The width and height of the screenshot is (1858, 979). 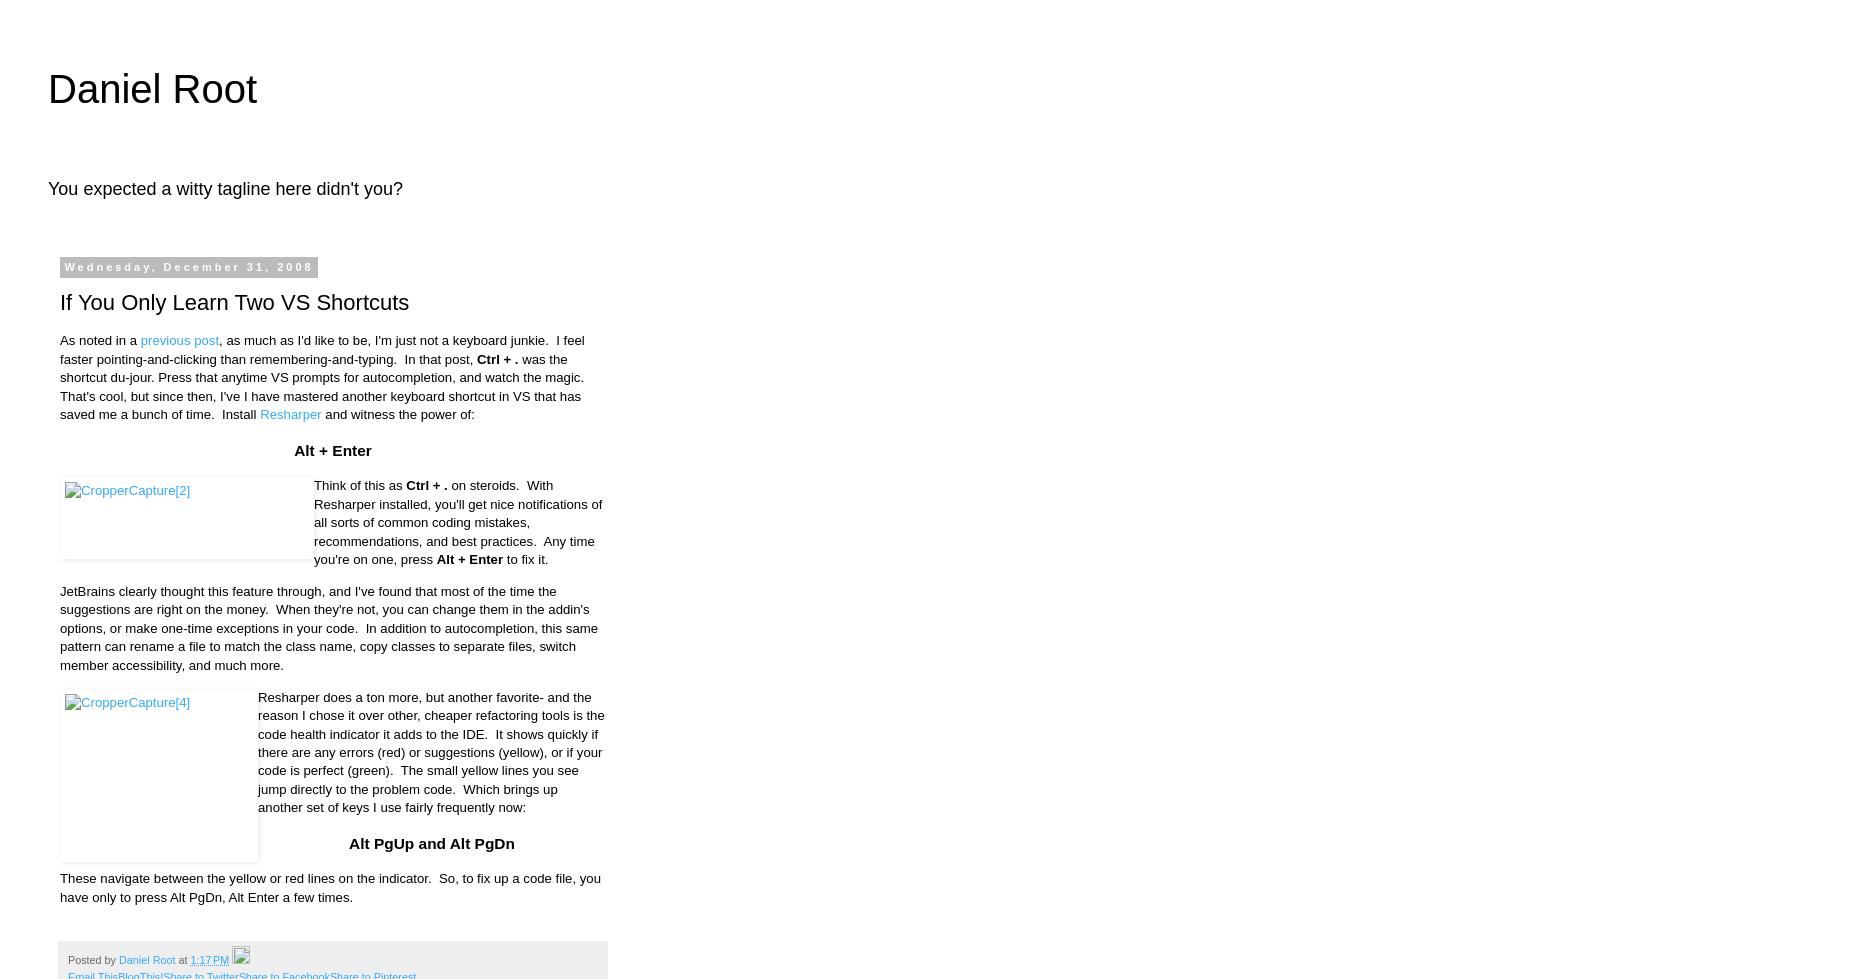 What do you see at coordinates (348, 842) in the screenshot?
I see `'Alt PgUp and Alt PgDn'` at bounding box center [348, 842].